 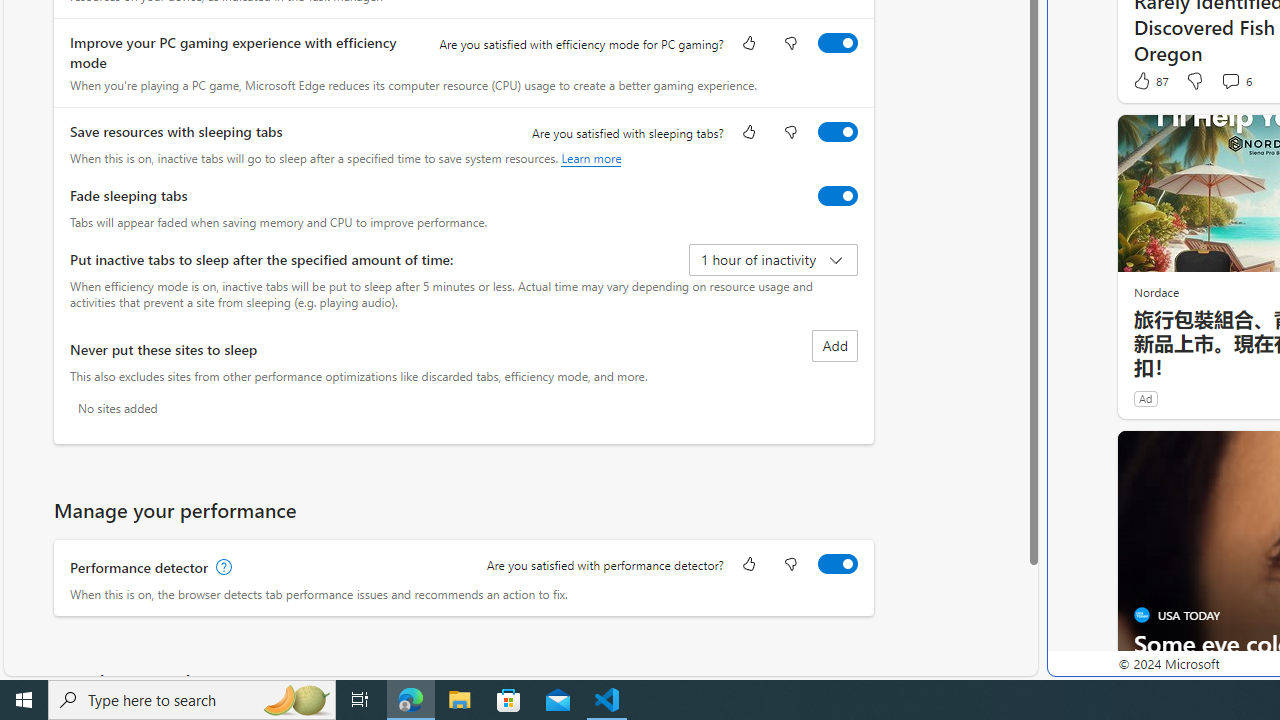 What do you see at coordinates (222, 567) in the screenshot?
I see `'Performance detector, learn more'` at bounding box center [222, 567].